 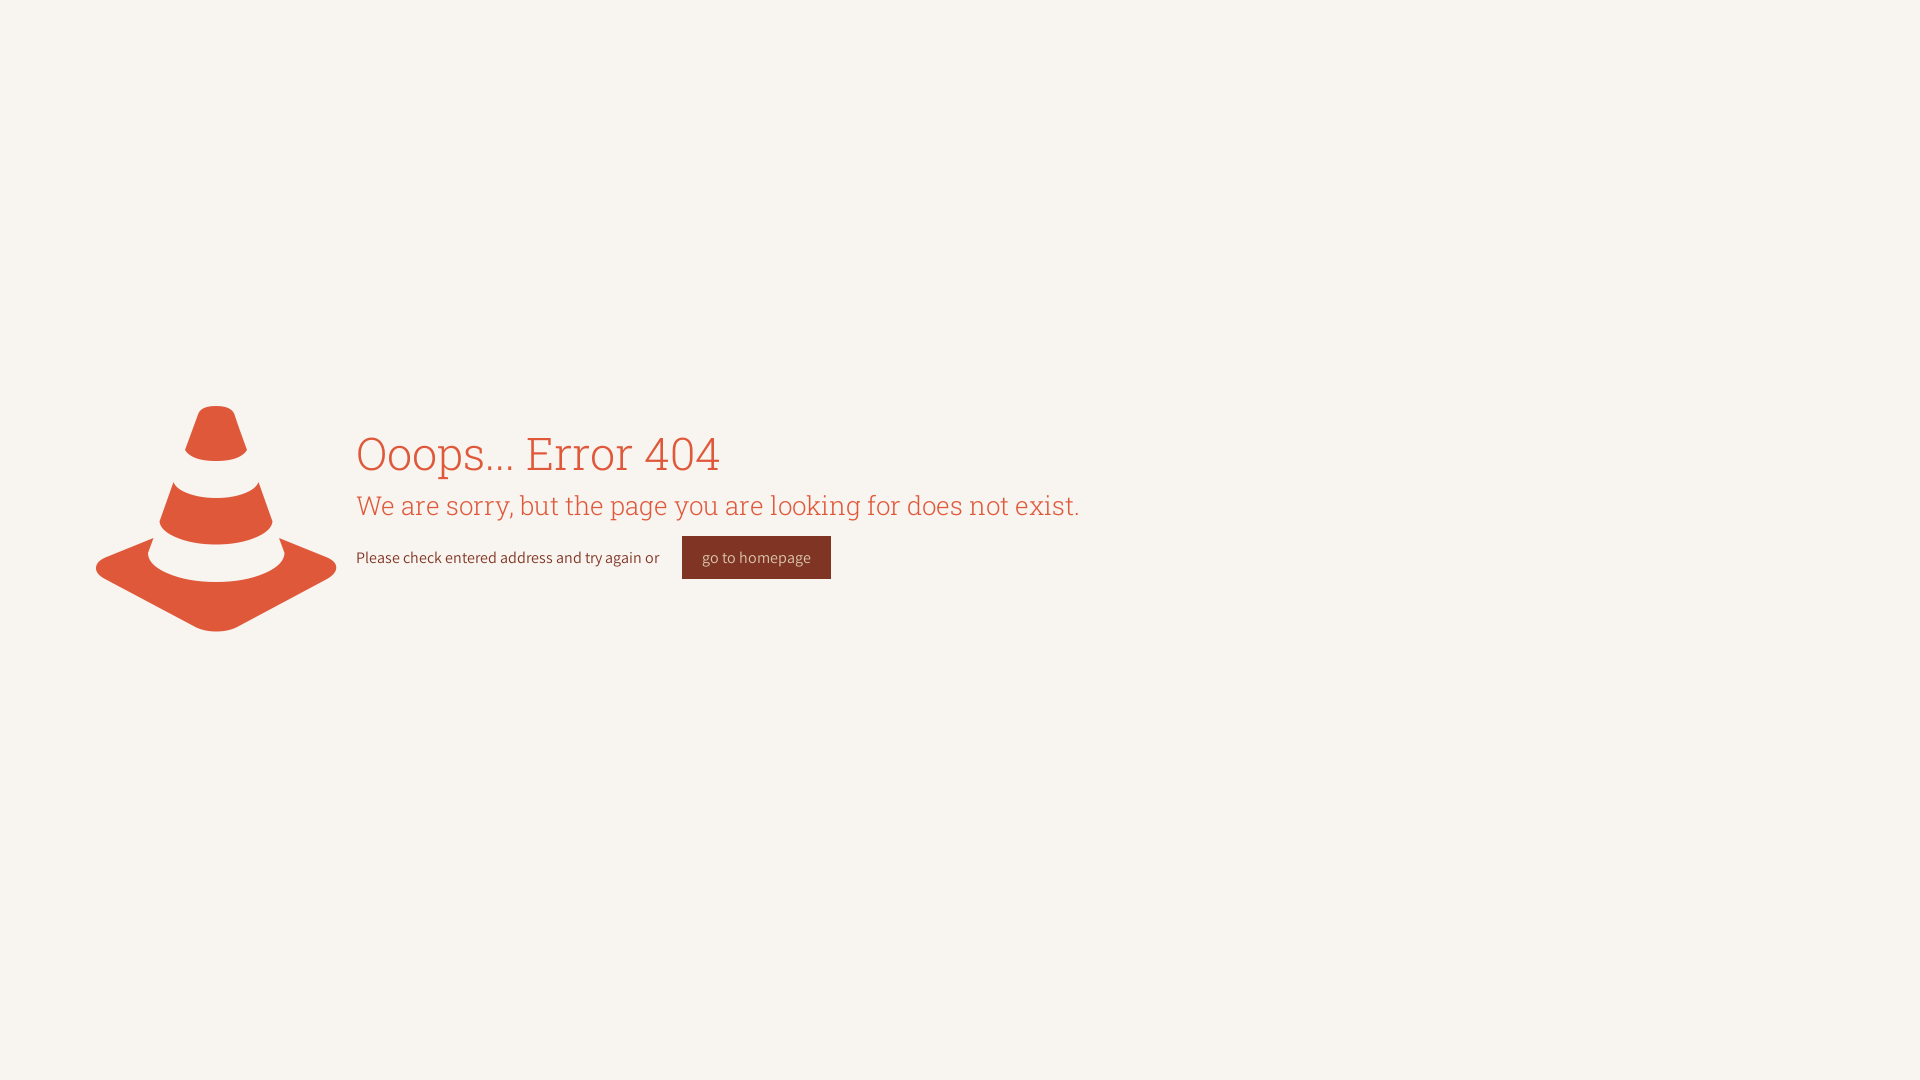 What do you see at coordinates (755, 557) in the screenshot?
I see `'go to homepage'` at bounding box center [755, 557].